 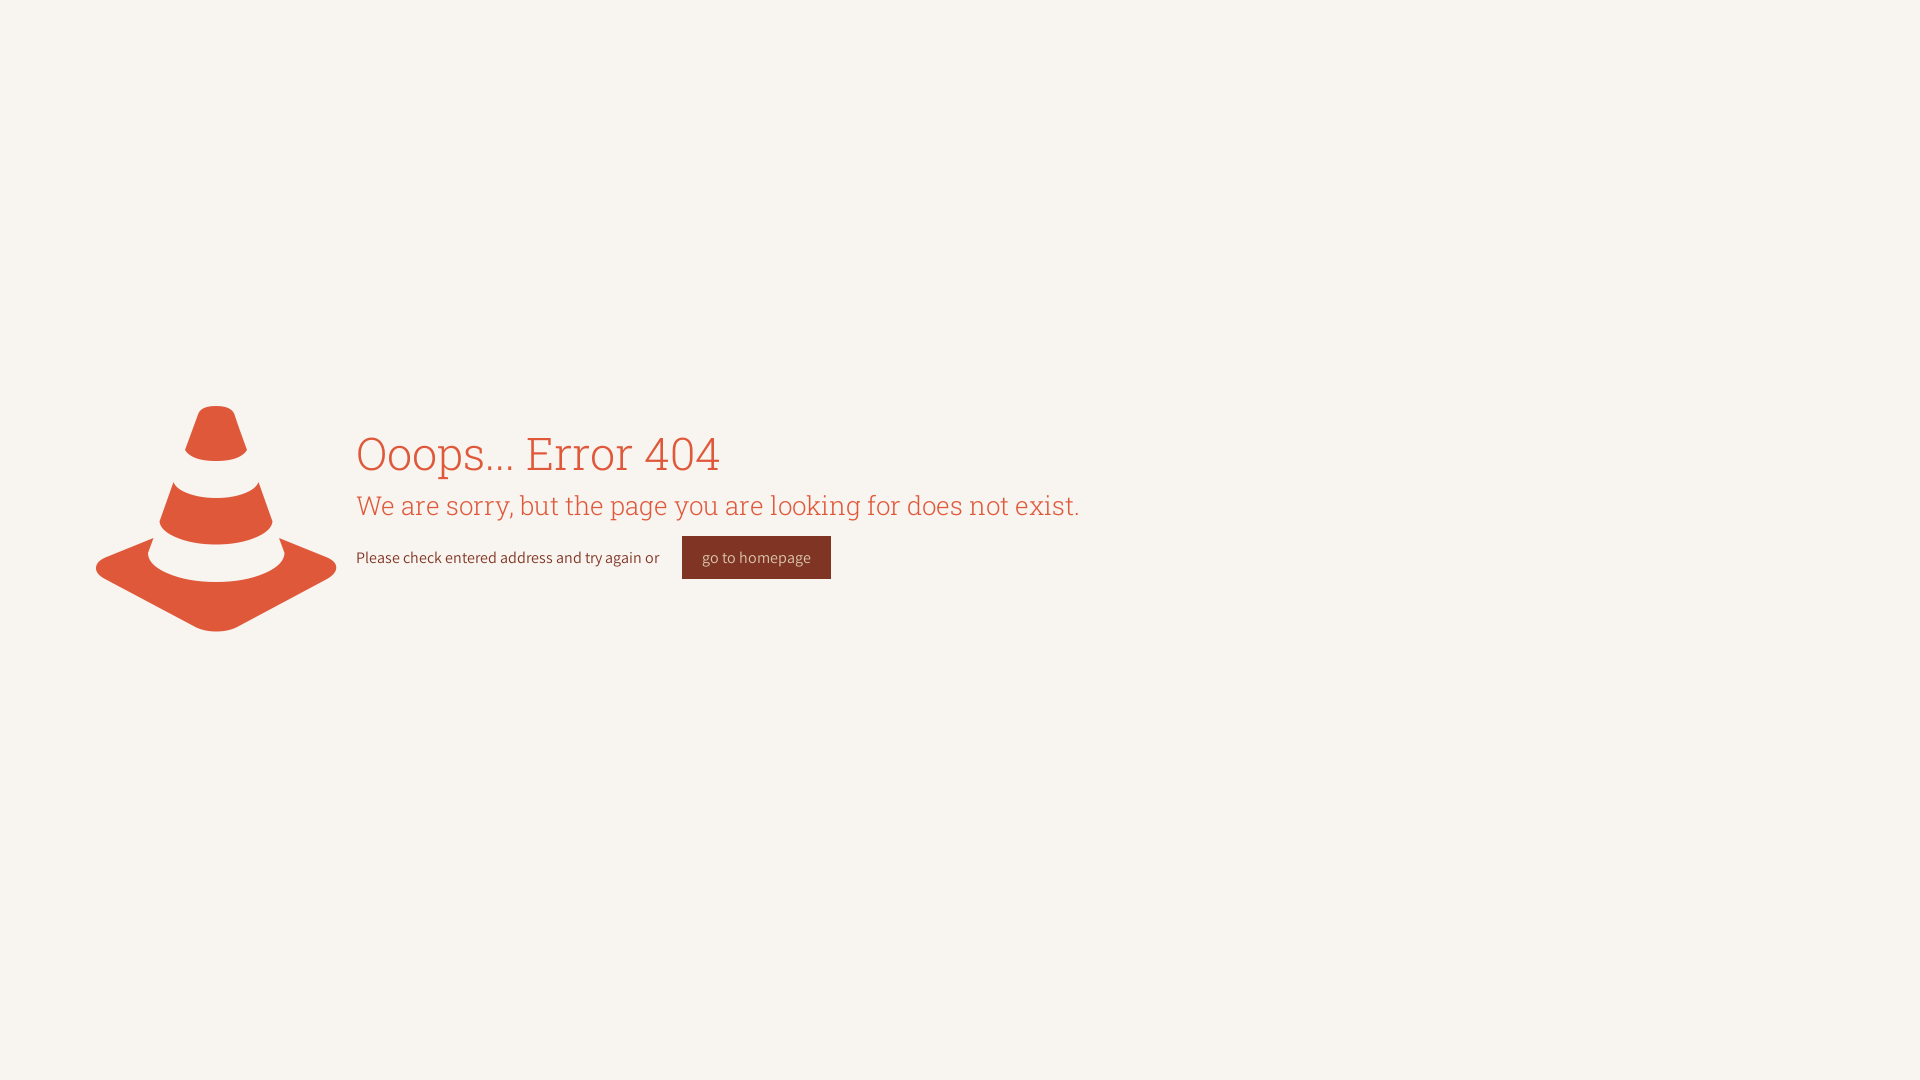 What do you see at coordinates (755, 557) in the screenshot?
I see `'go to homepage'` at bounding box center [755, 557].